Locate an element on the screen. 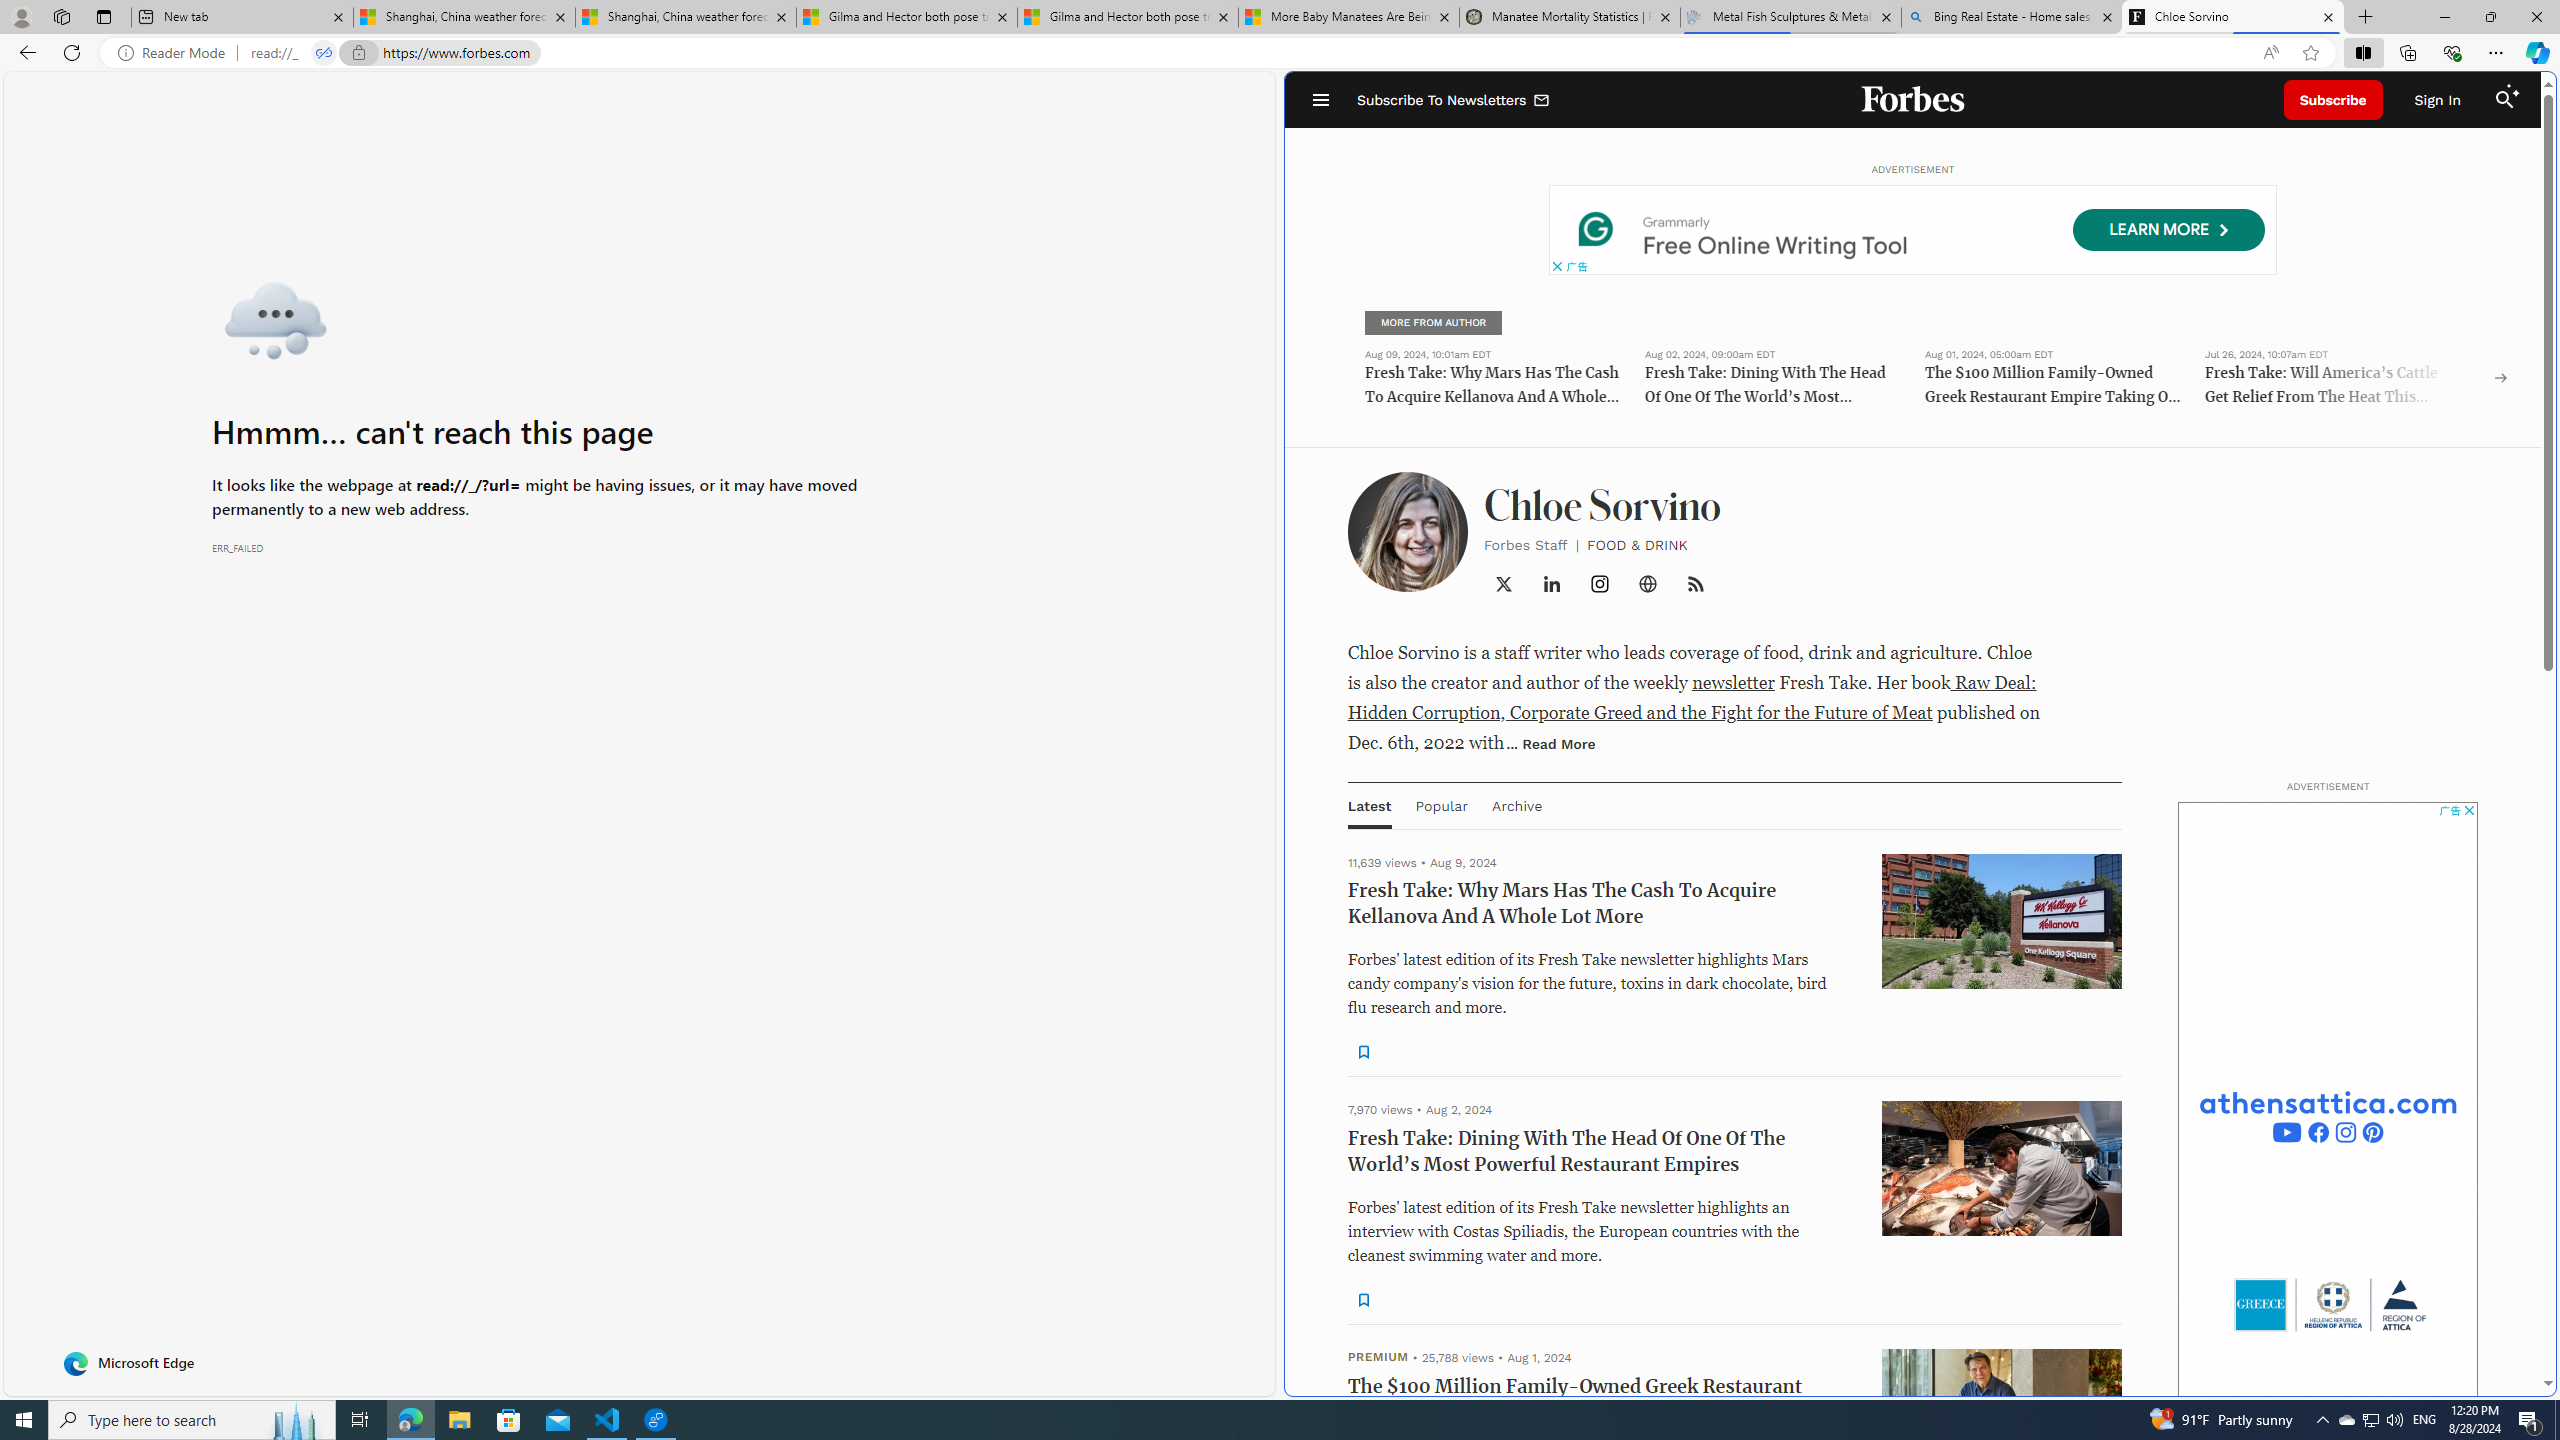  'Manatee Mortality Statistics | FWC' is located at coordinates (1569, 16).